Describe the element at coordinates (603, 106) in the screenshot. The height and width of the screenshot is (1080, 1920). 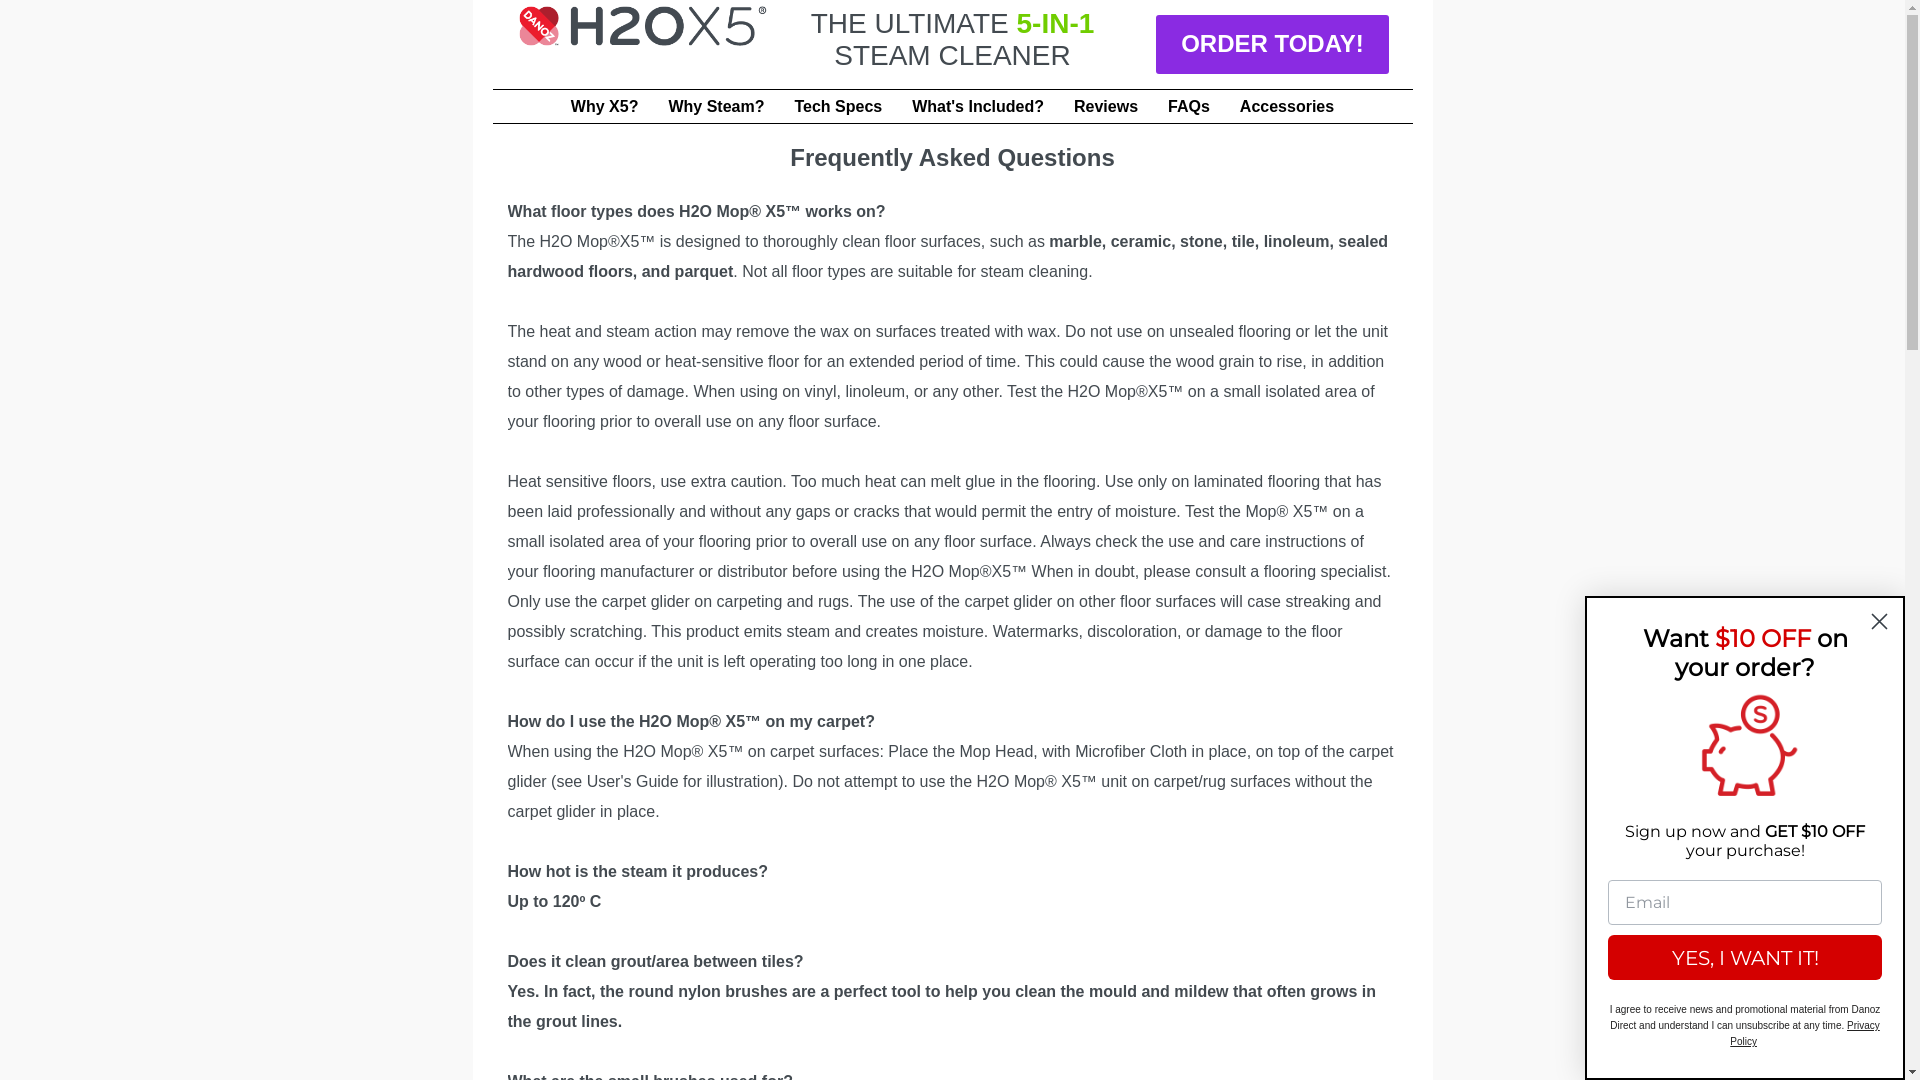
I see `'Why X5?'` at that location.